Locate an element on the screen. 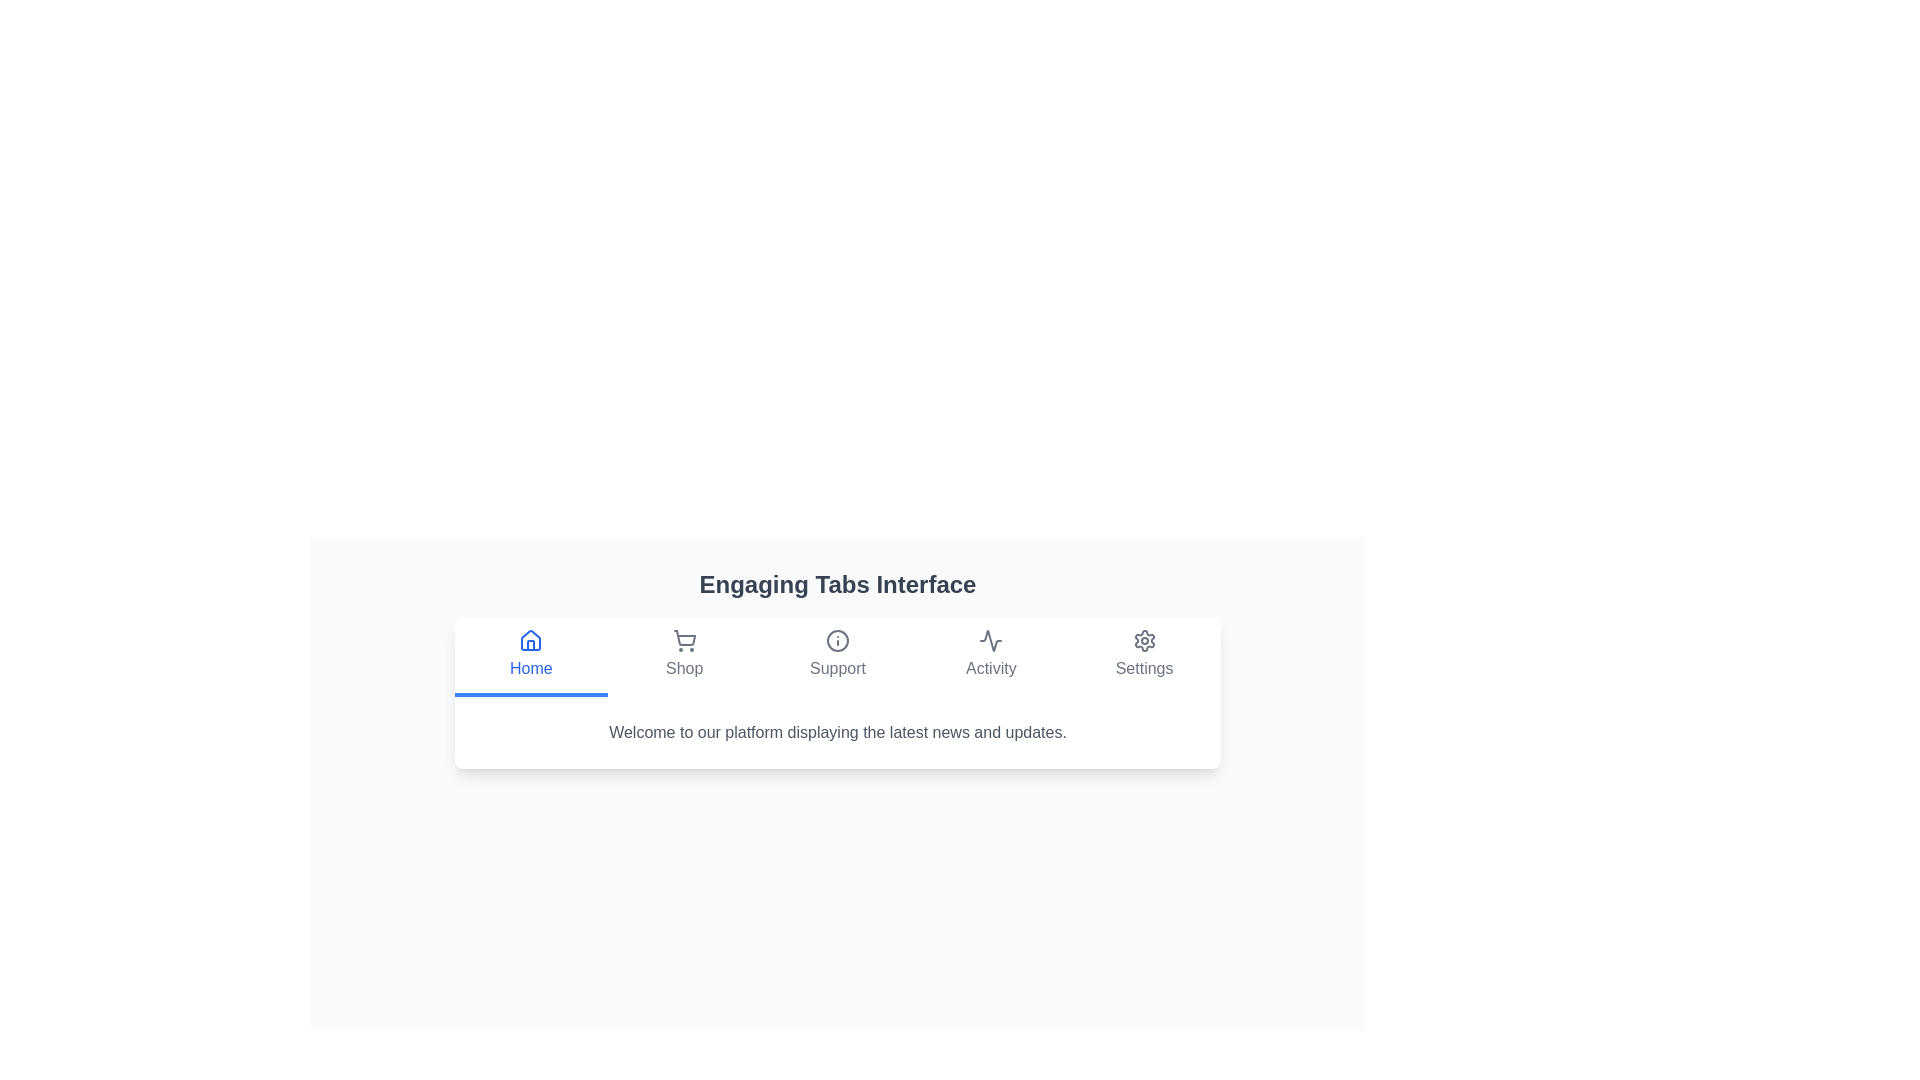  the house-like icon representing the home button is located at coordinates (531, 640).